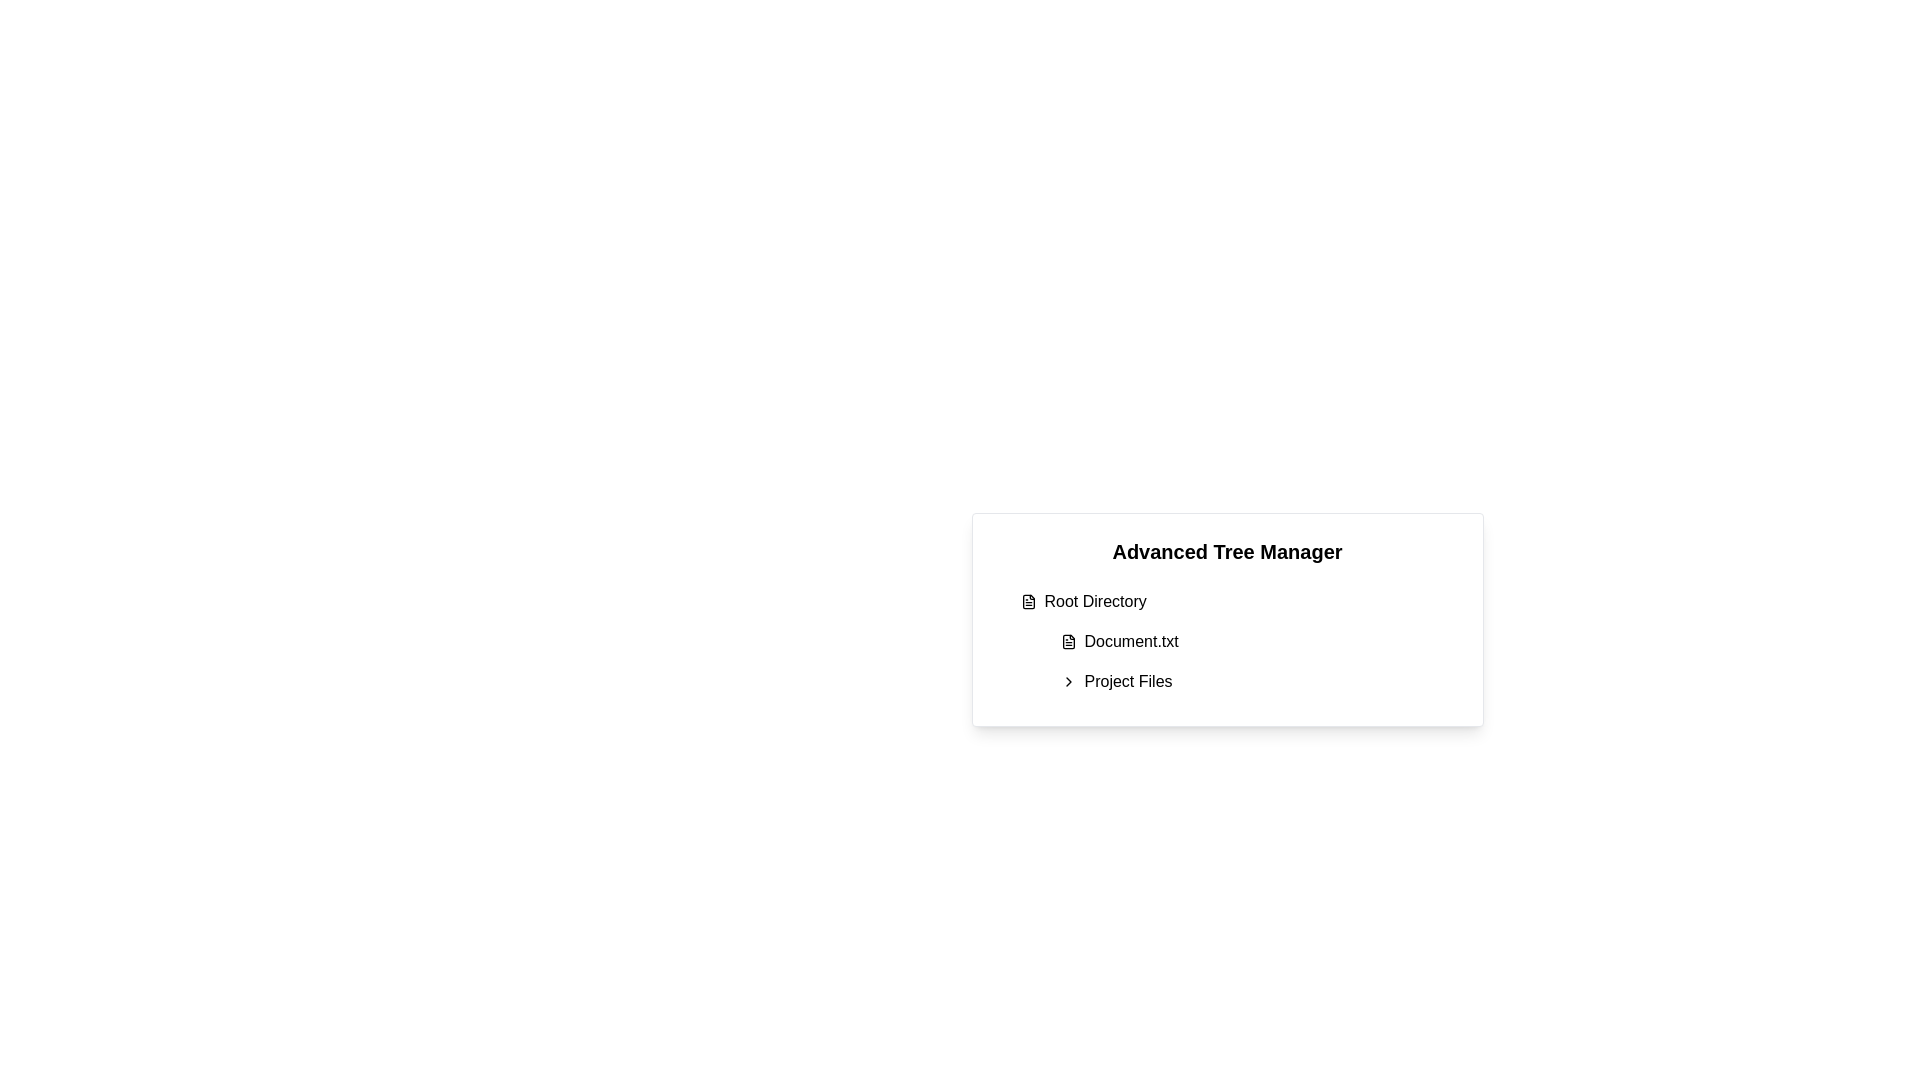  What do you see at coordinates (1094, 600) in the screenshot?
I see `the 'Root Directory' label, which is part of a clickable tree structure and is located next to a document icon` at bounding box center [1094, 600].